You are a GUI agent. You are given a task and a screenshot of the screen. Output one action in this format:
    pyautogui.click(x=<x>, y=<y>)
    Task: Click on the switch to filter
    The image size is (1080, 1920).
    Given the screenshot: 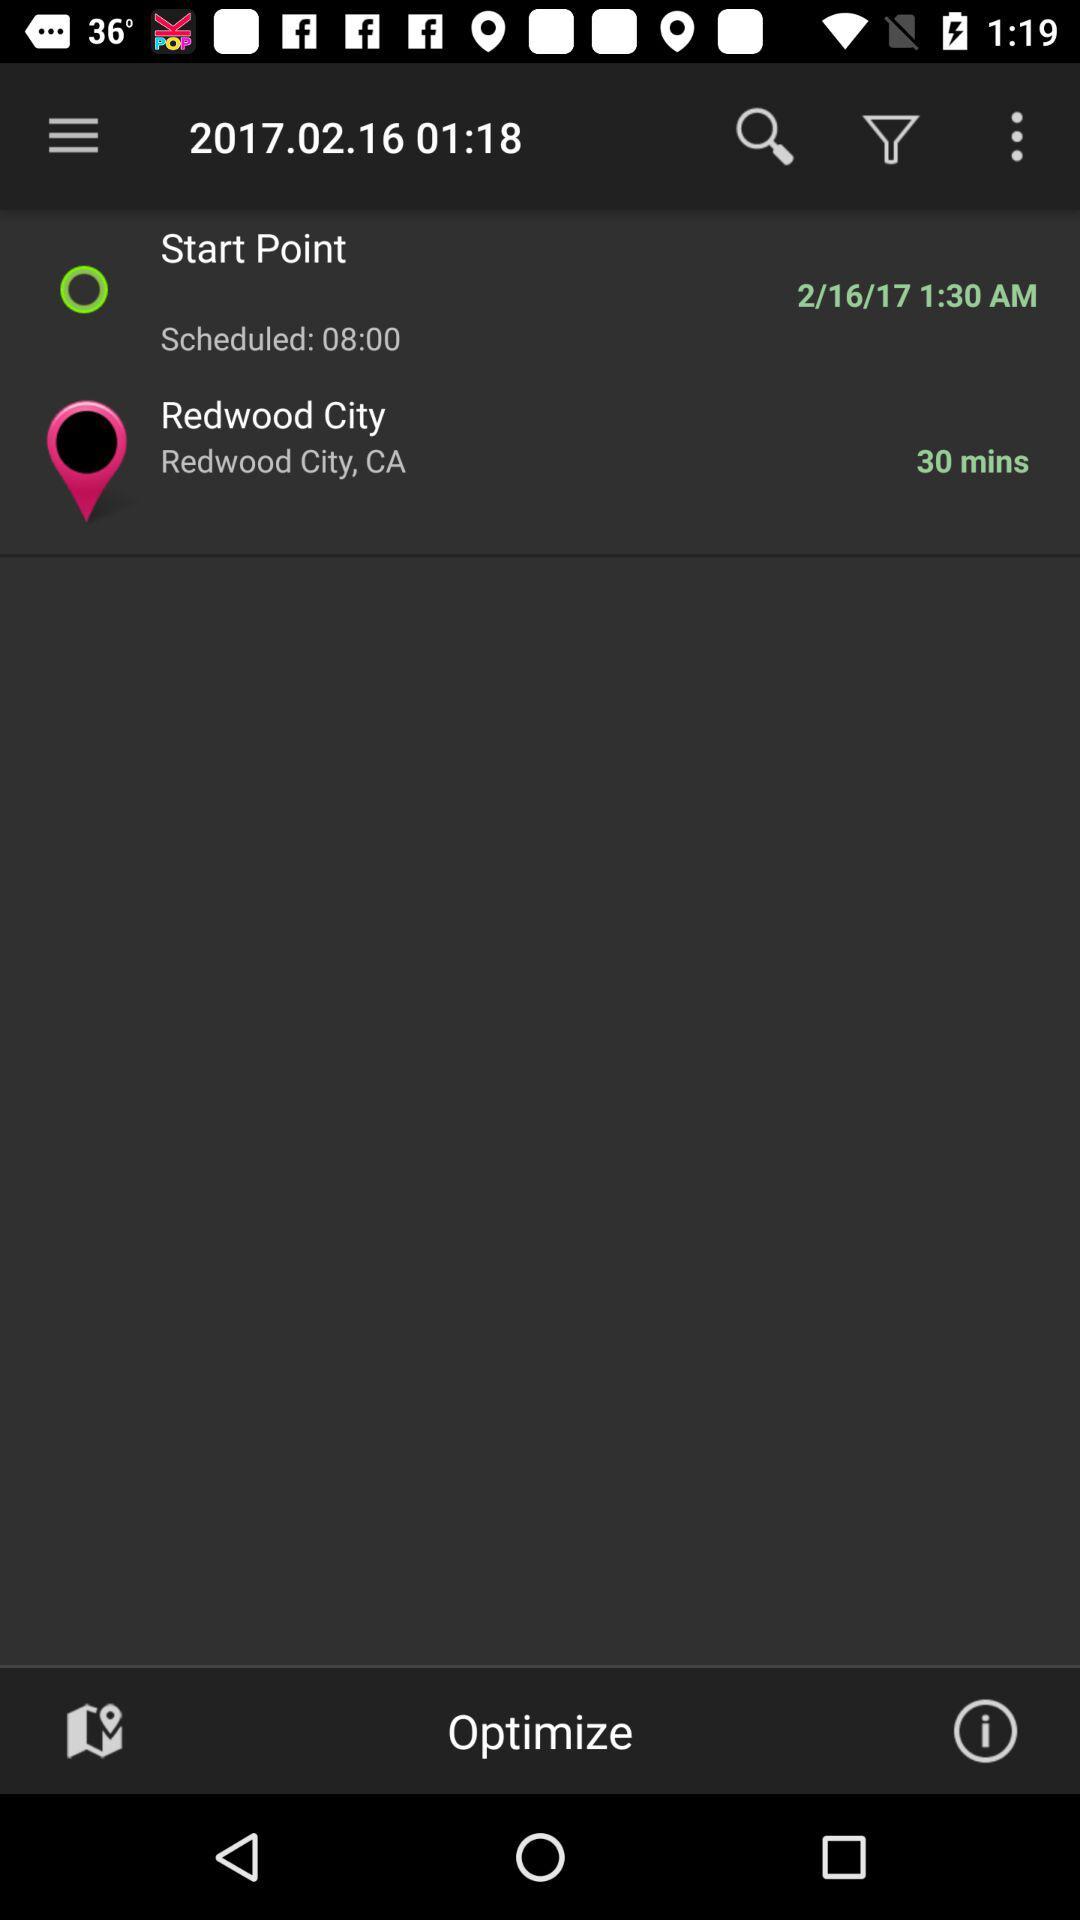 What is the action you would take?
    pyautogui.click(x=1017, y=135)
    